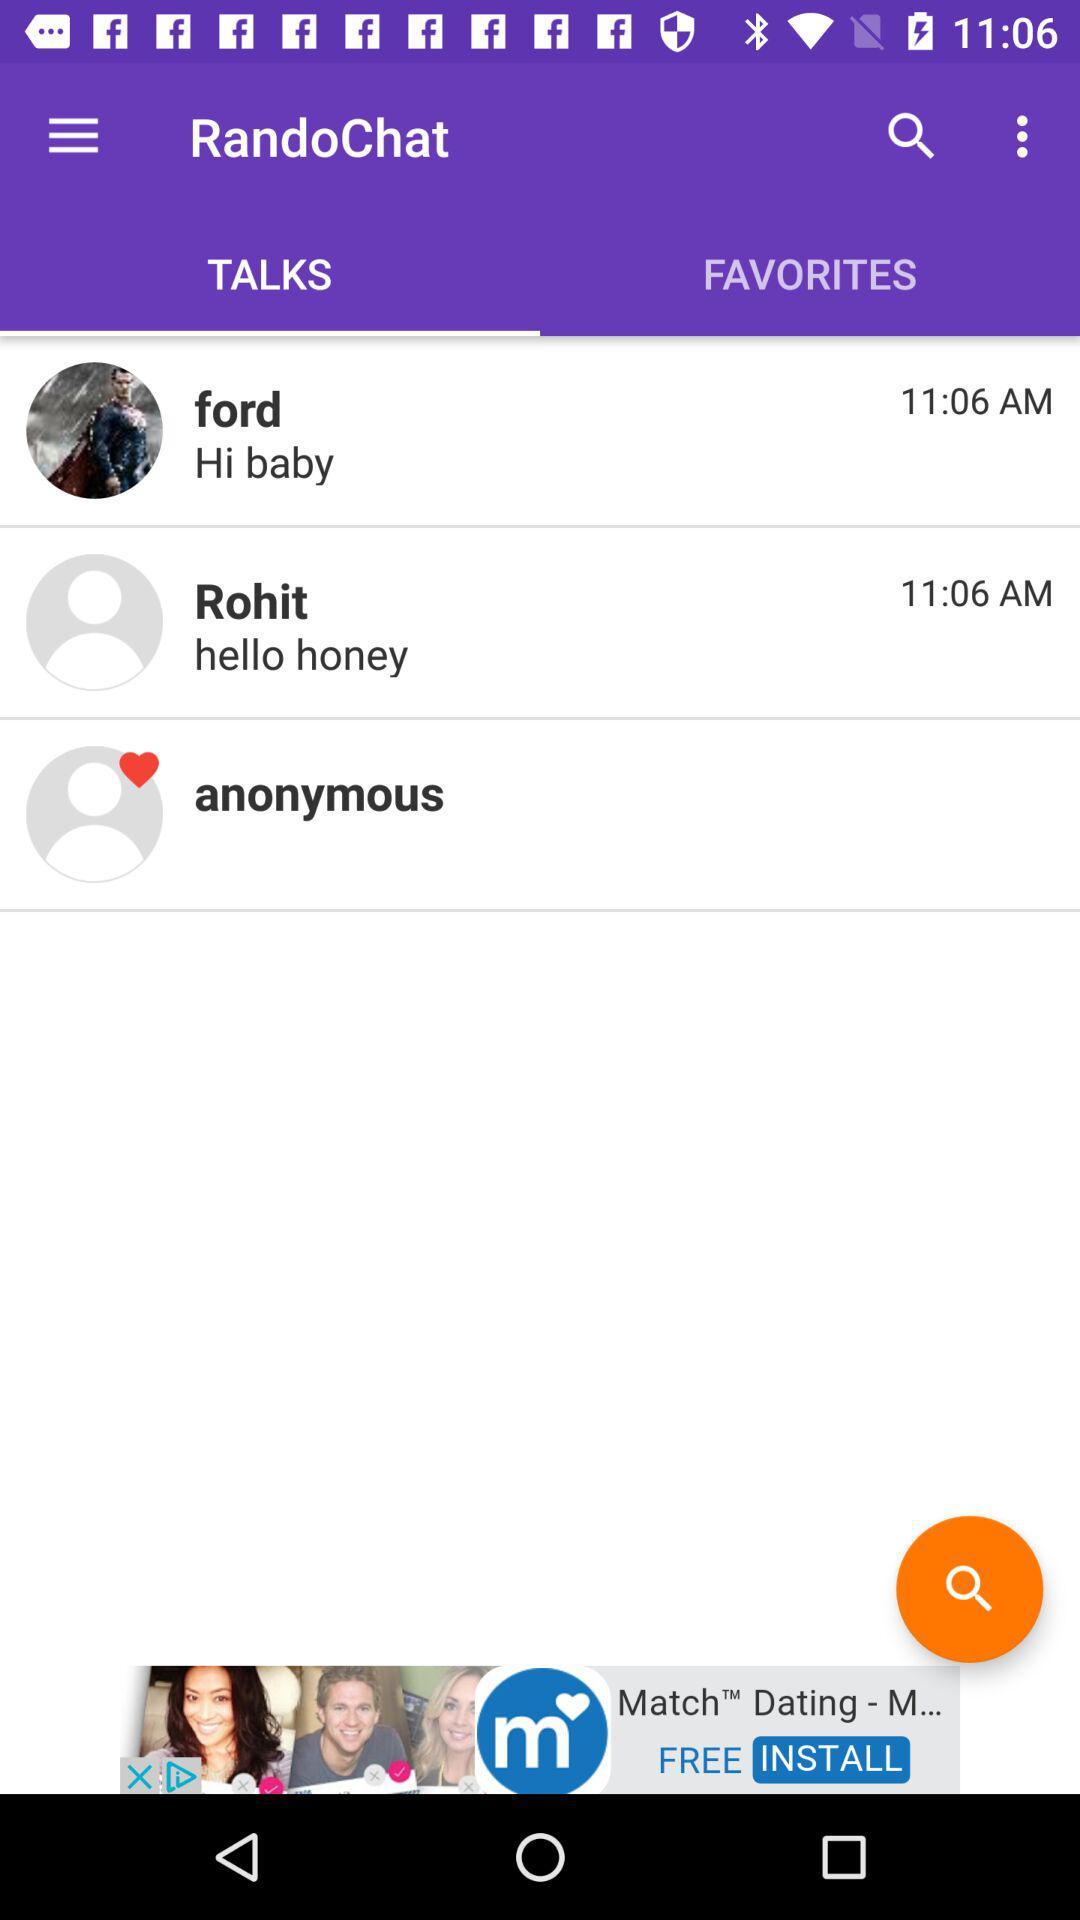 This screenshot has height=1920, width=1080. Describe the element at coordinates (94, 621) in the screenshot. I see `important to know` at that location.